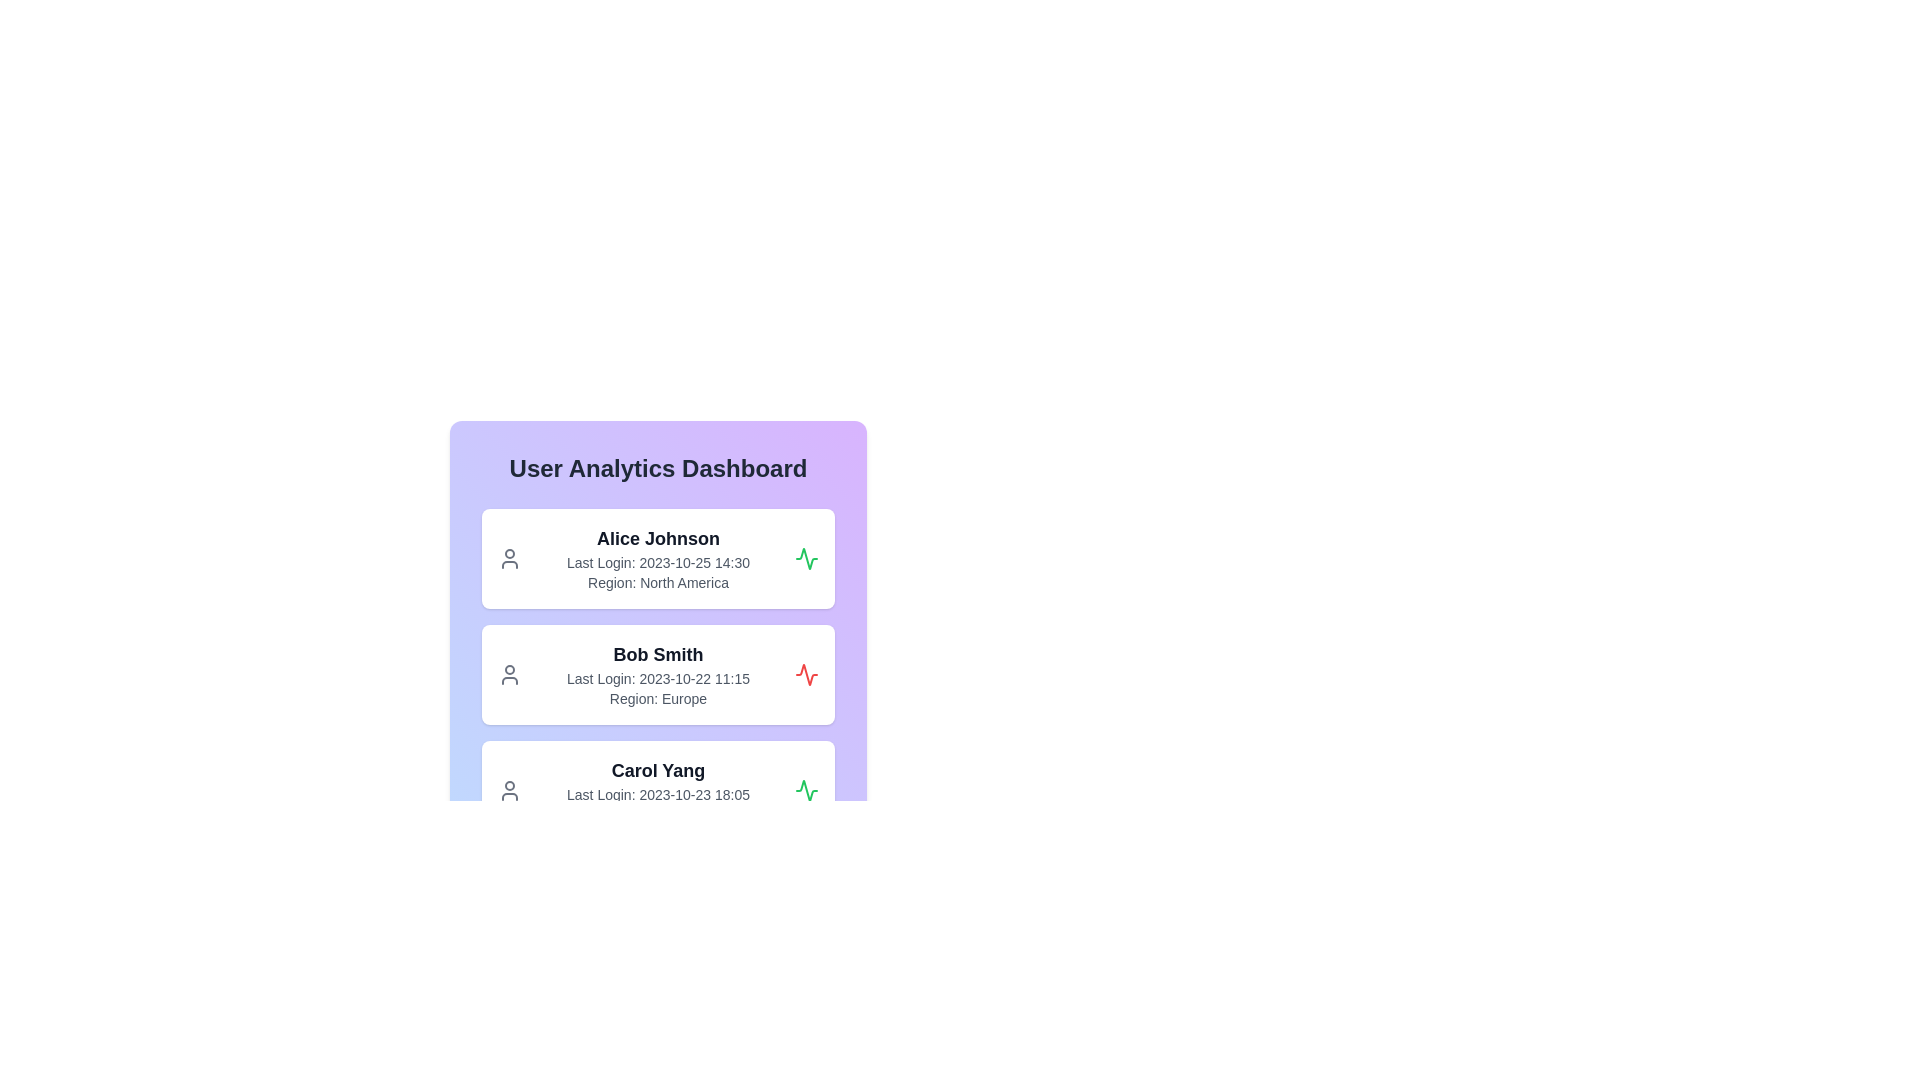 This screenshot has width=1920, height=1080. What do you see at coordinates (806, 559) in the screenshot?
I see `the green pulse or activity graph icon located at the far right of the card for 'Alice Johnson', which aligns horizontally with the card's text` at bounding box center [806, 559].